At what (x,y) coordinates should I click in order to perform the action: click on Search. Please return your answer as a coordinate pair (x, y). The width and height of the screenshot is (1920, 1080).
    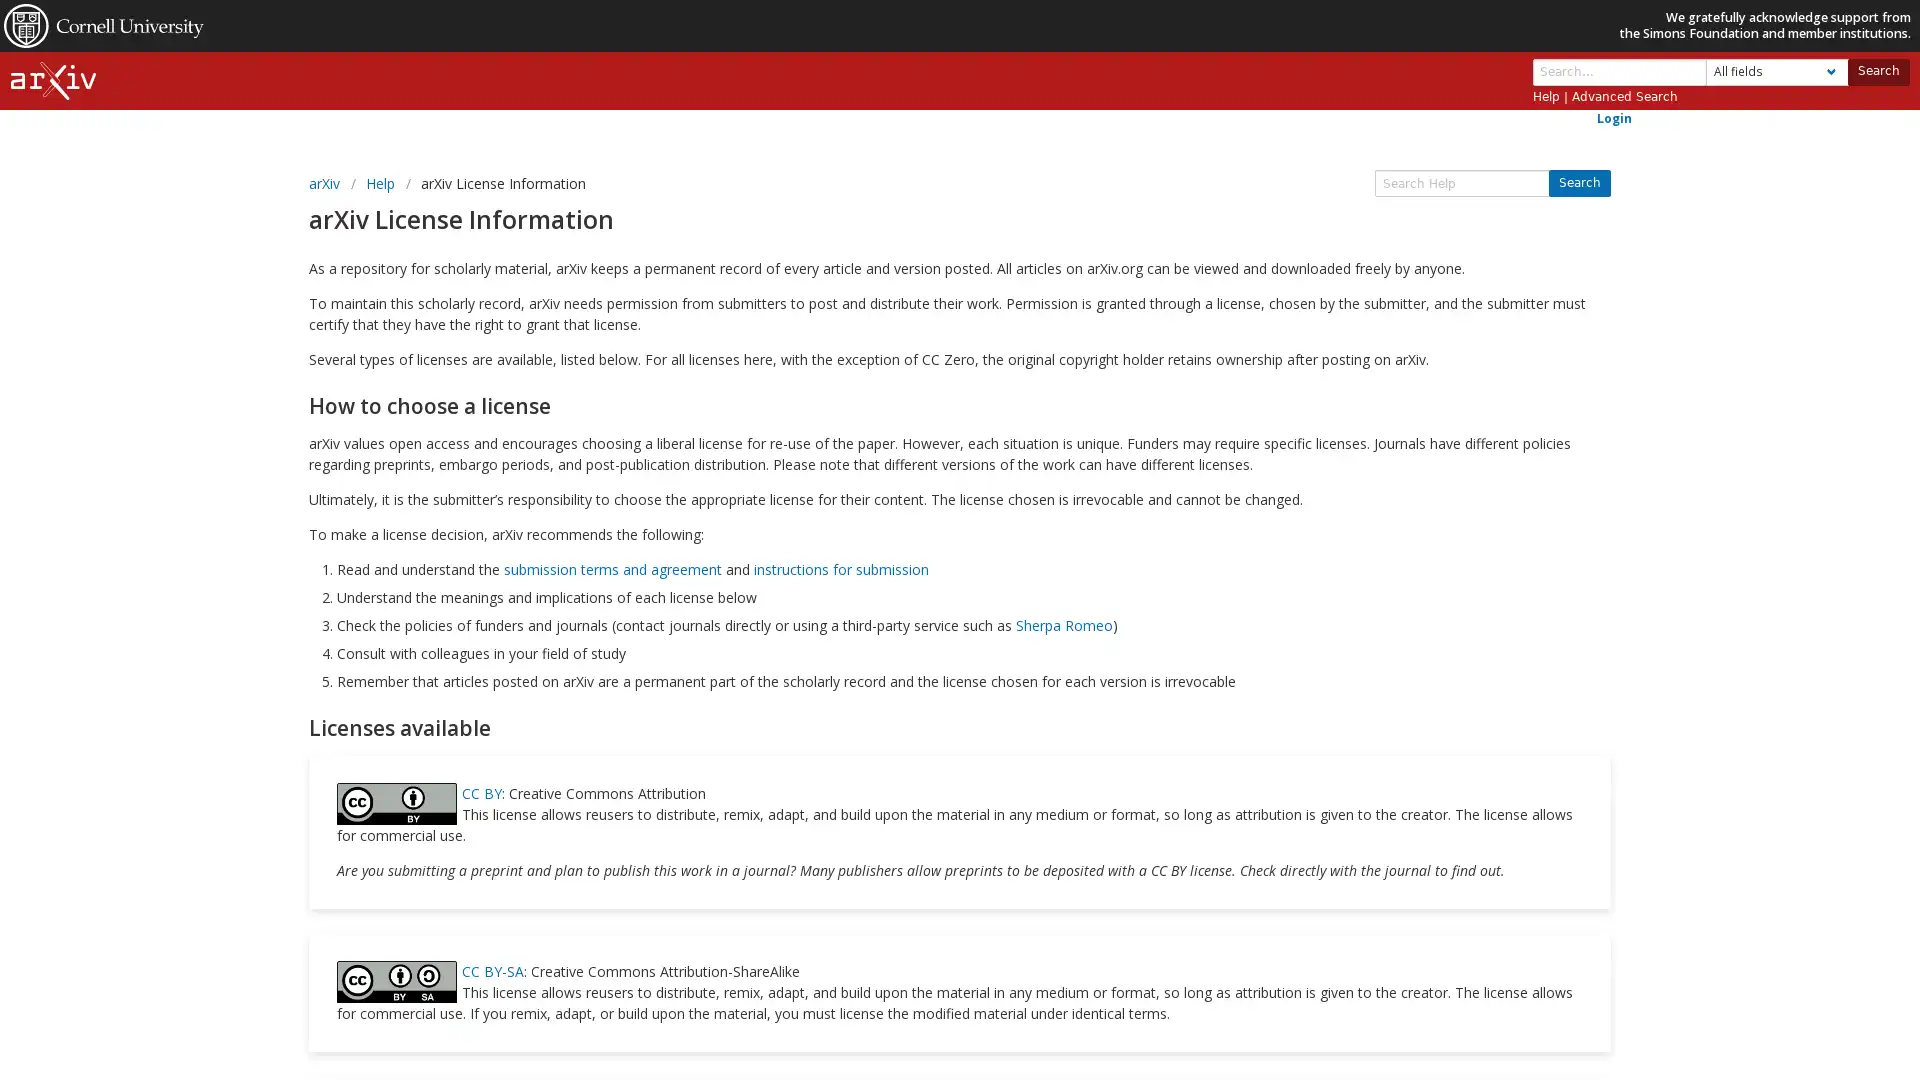
    Looking at the image, I should click on (1578, 183).